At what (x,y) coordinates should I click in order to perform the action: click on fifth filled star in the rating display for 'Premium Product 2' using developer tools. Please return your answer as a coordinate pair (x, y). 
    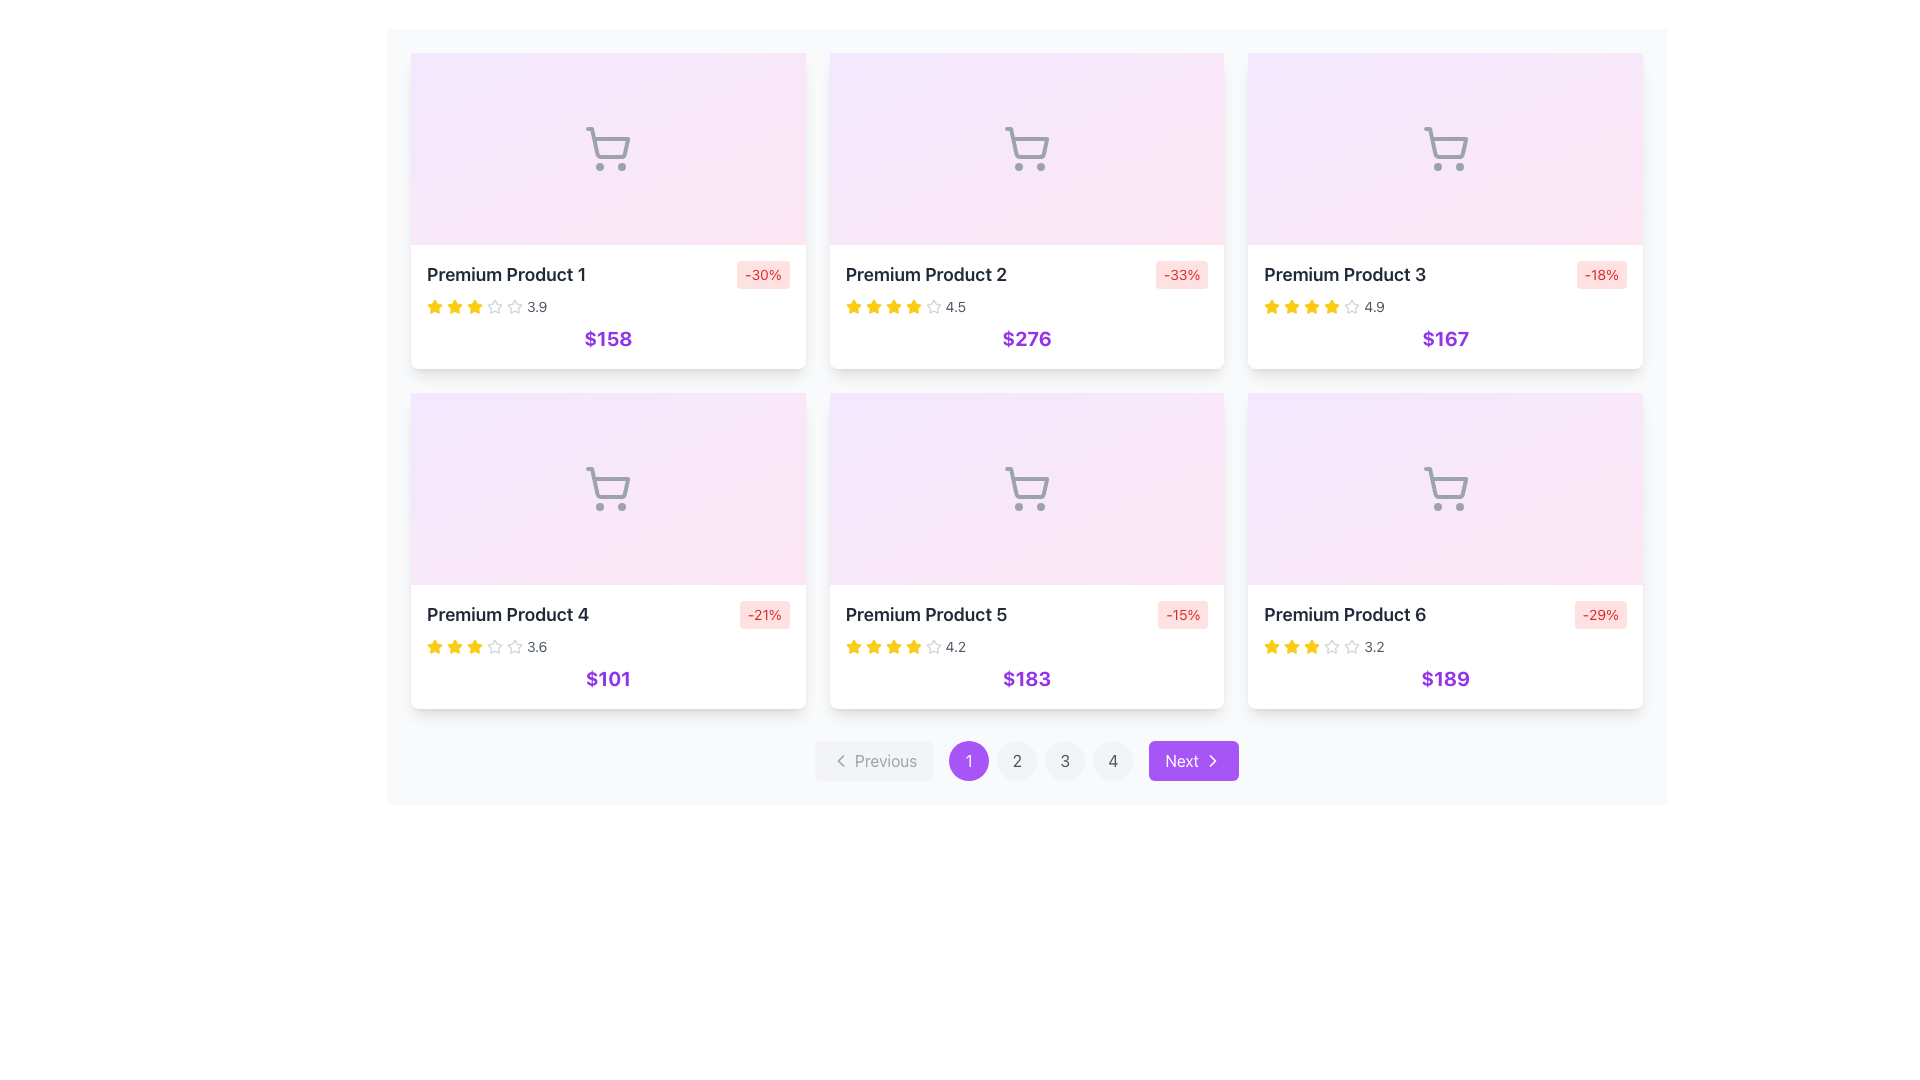
    Looking at the image, I should click on (912, 307).